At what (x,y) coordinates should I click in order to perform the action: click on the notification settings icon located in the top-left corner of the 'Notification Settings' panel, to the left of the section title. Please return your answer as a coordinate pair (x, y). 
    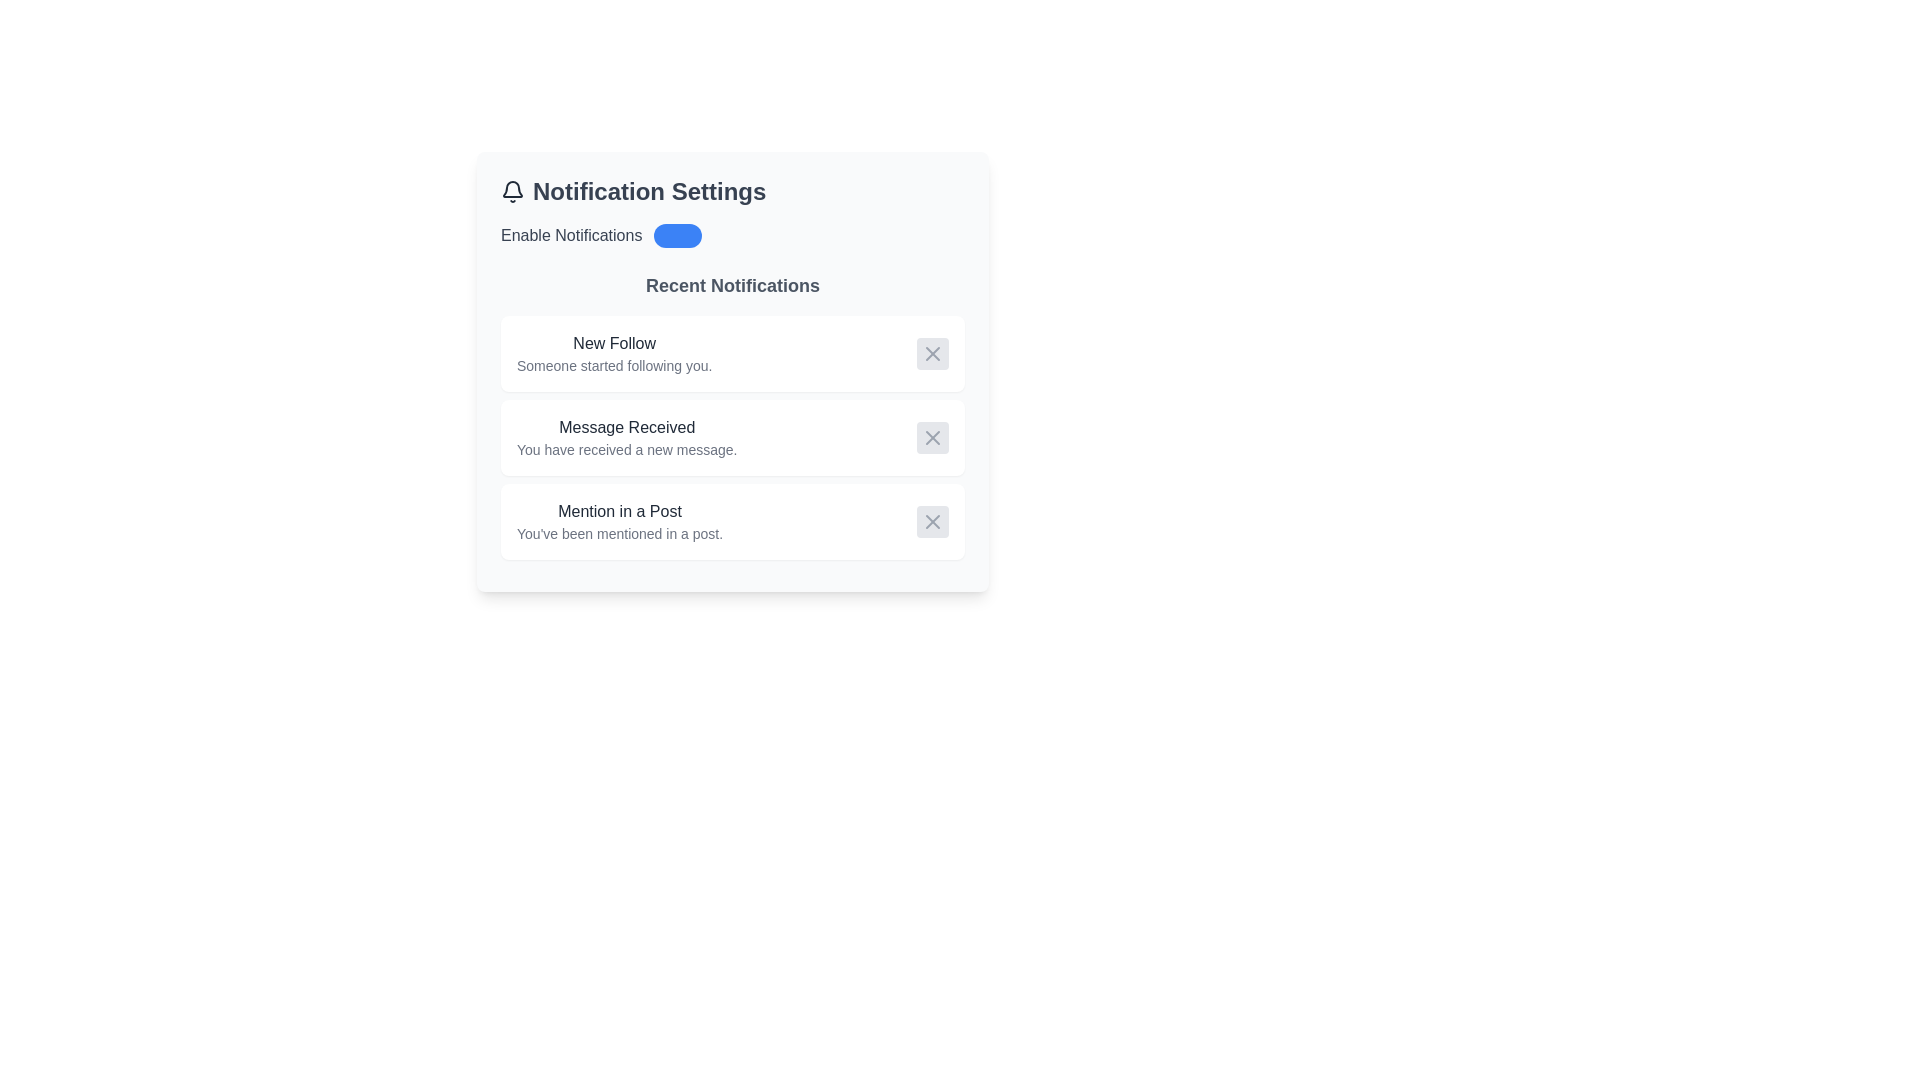
    Looking at the image, I should click on (513, 189).